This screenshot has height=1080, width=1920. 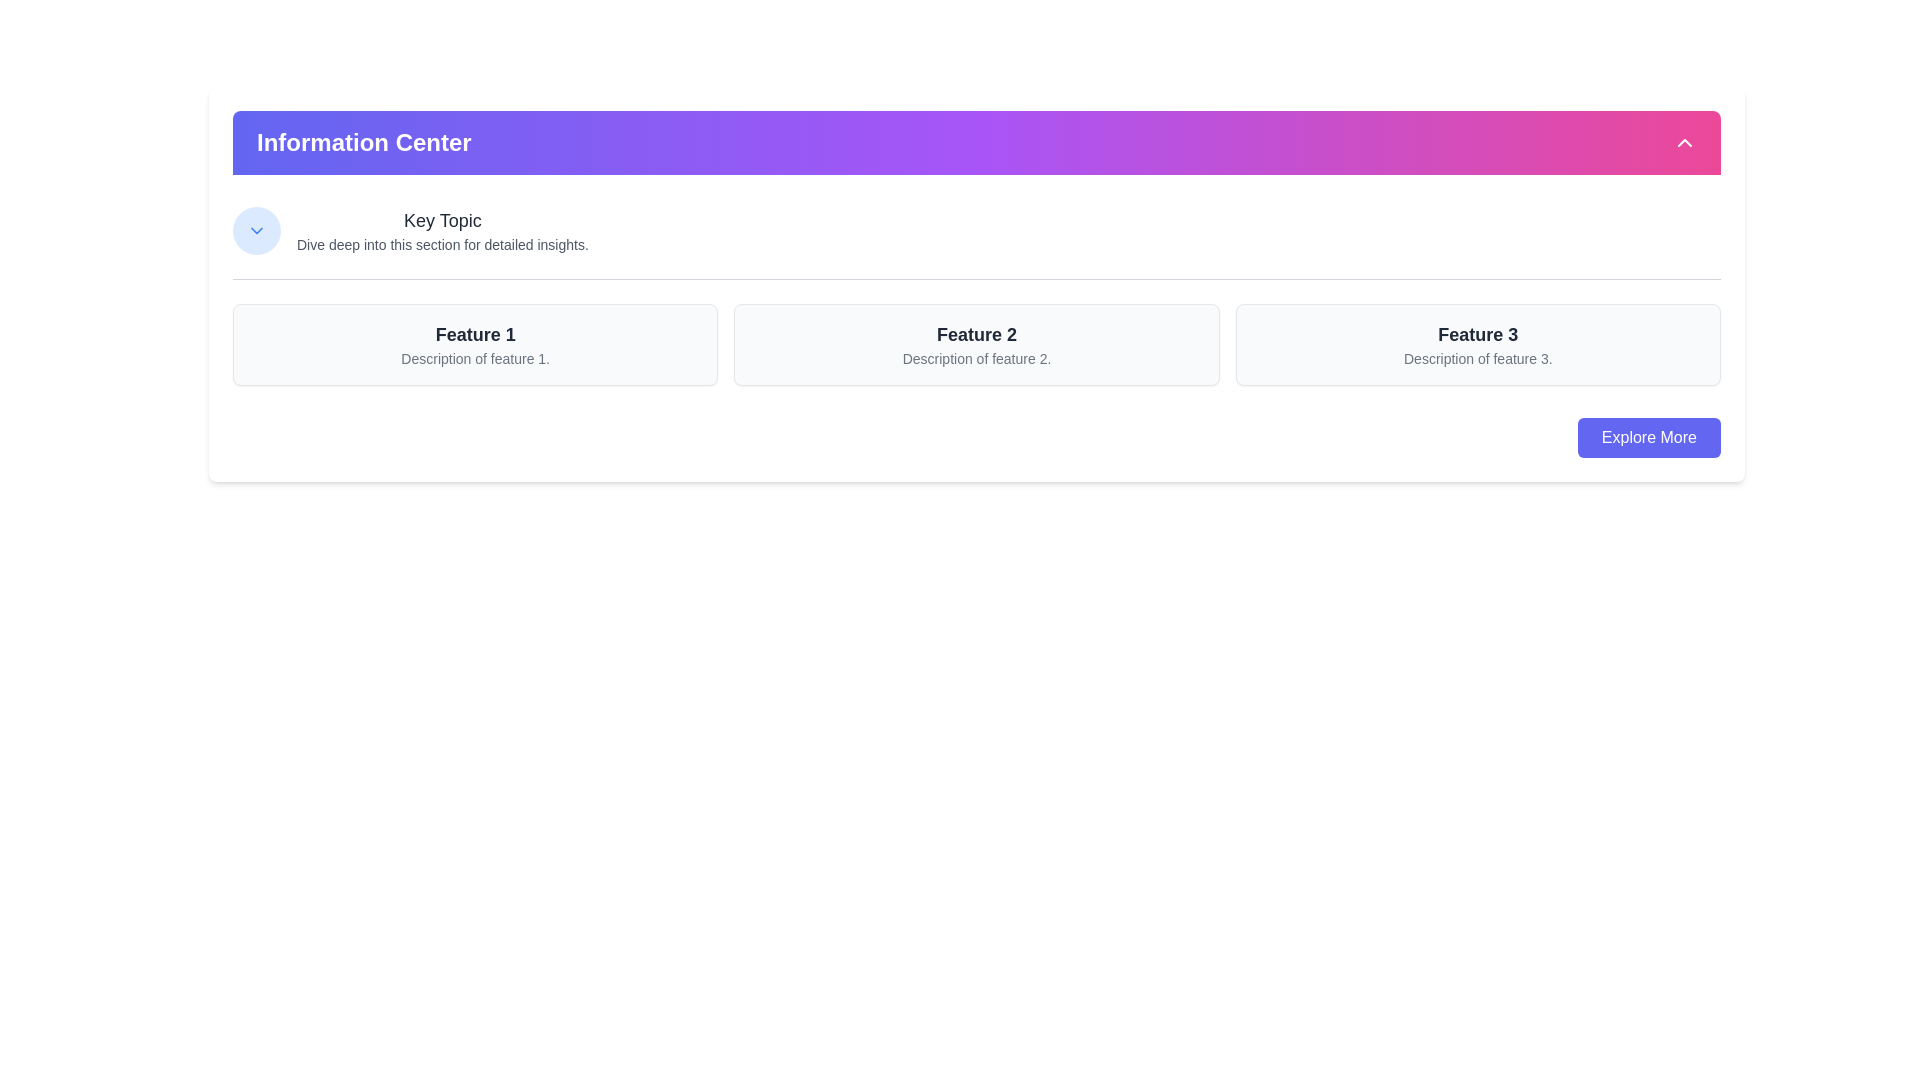 I want to click on the text label that provides details about 'Feature 2', located in the second column of feature cards, below the 'Feature 2' heading, so click(x=976, y=357).